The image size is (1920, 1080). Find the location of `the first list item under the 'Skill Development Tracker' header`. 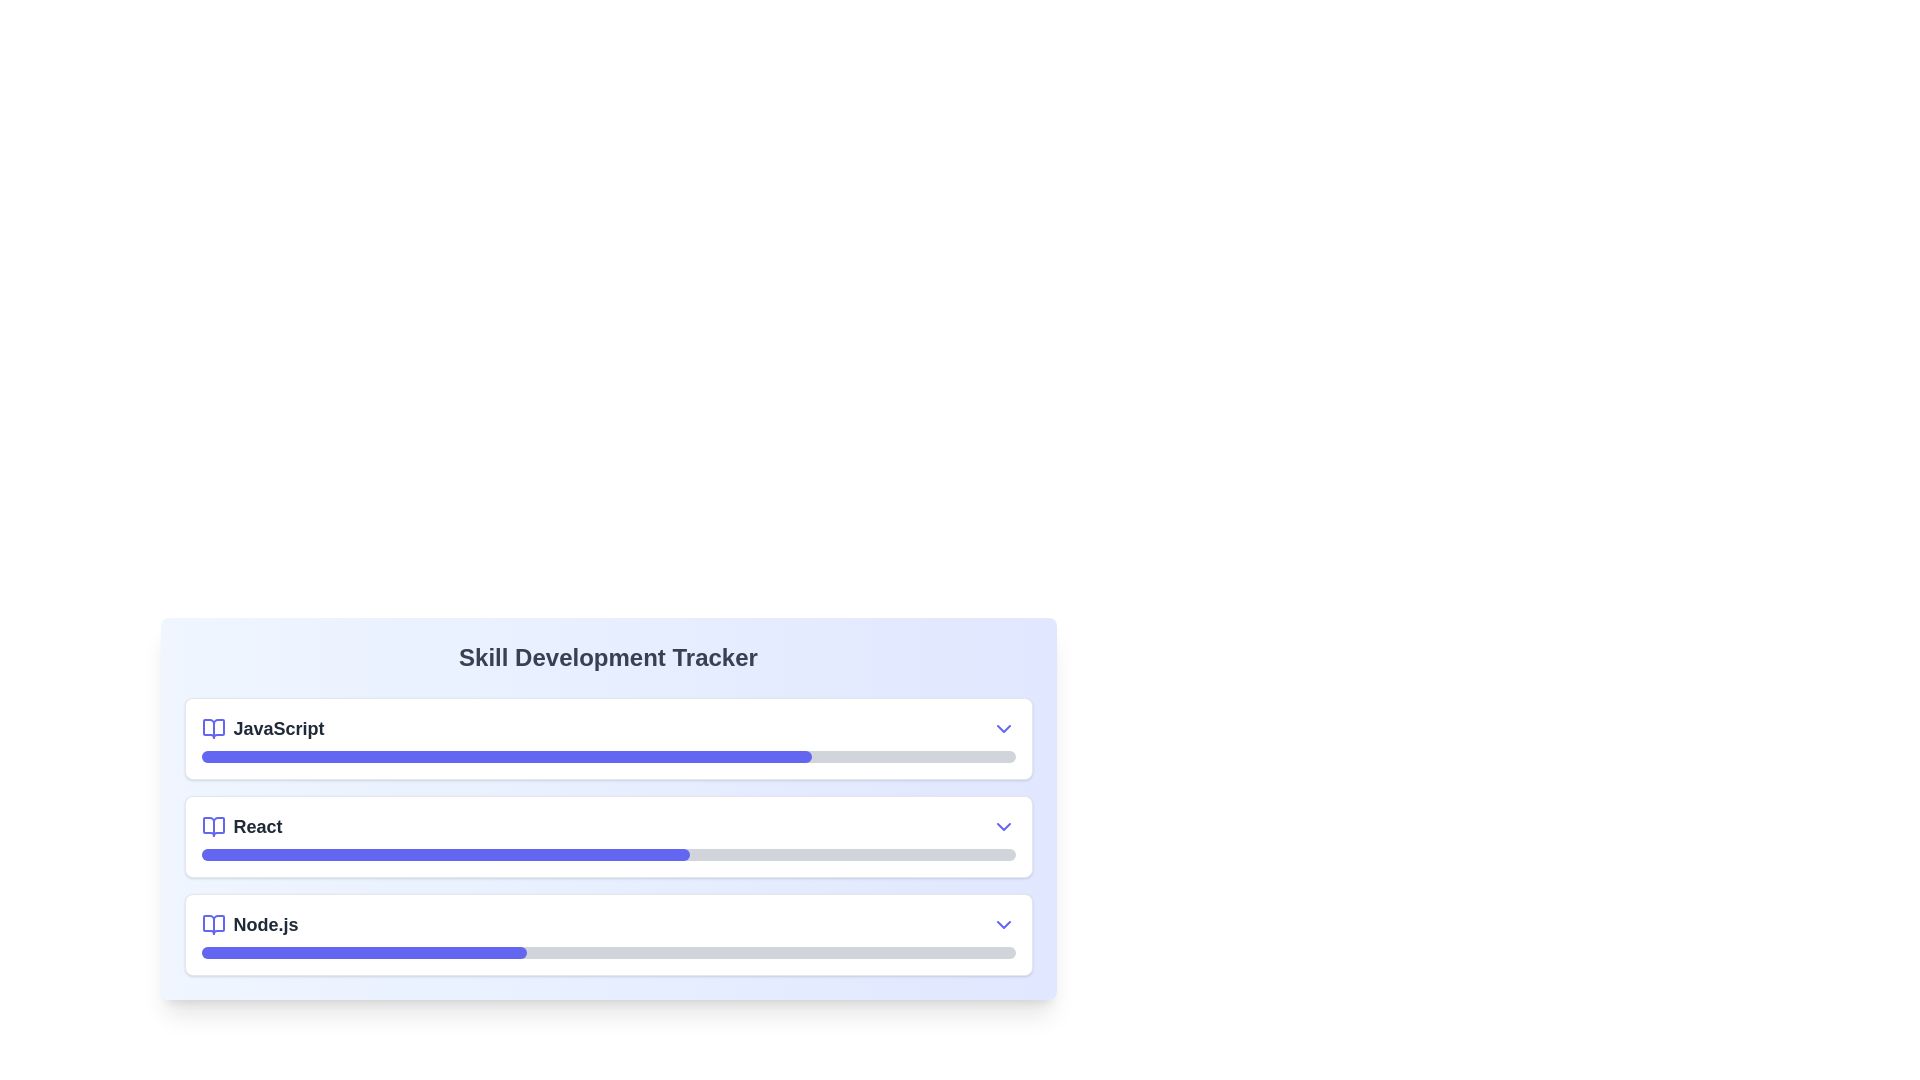

the first list item under the 'Skill Development Tracker' header is located at coordinates (607, 729).